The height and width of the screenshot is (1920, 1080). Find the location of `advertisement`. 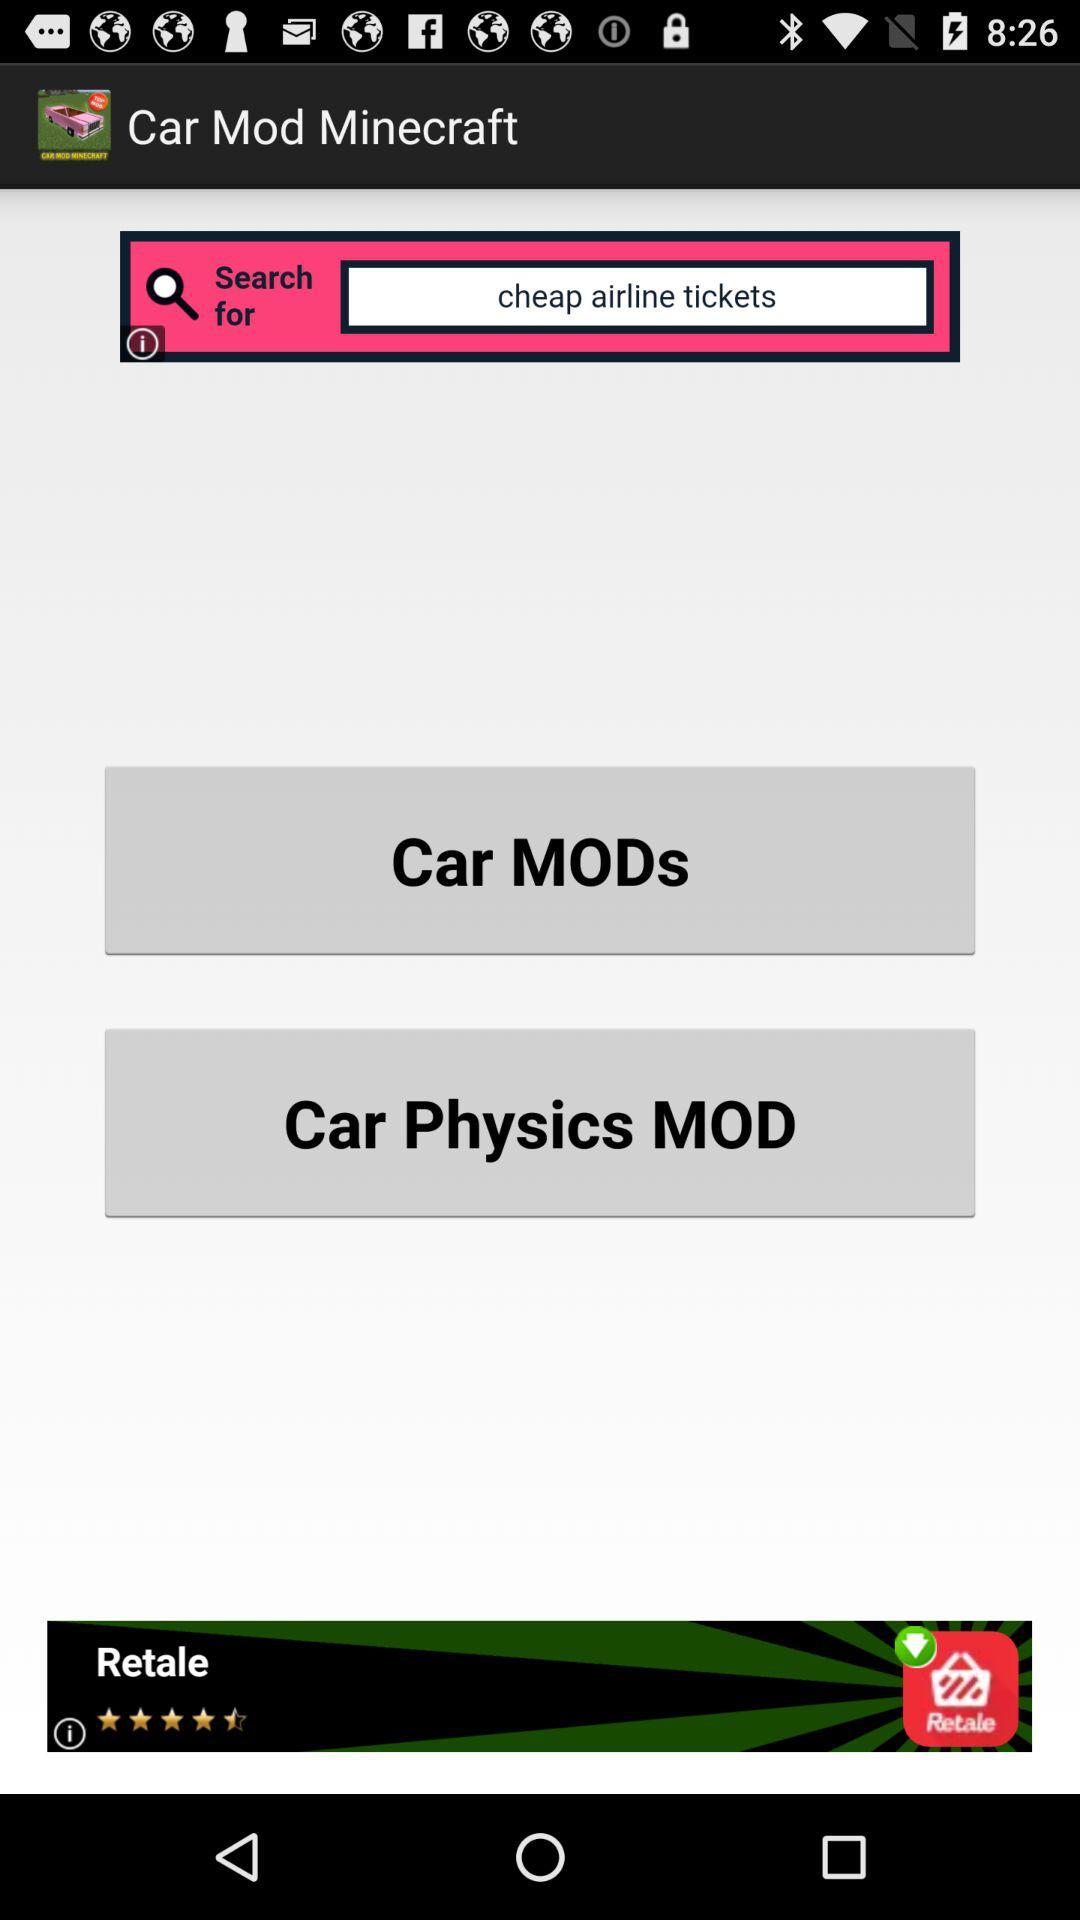

advertisement is located at coordinates (540, 295).